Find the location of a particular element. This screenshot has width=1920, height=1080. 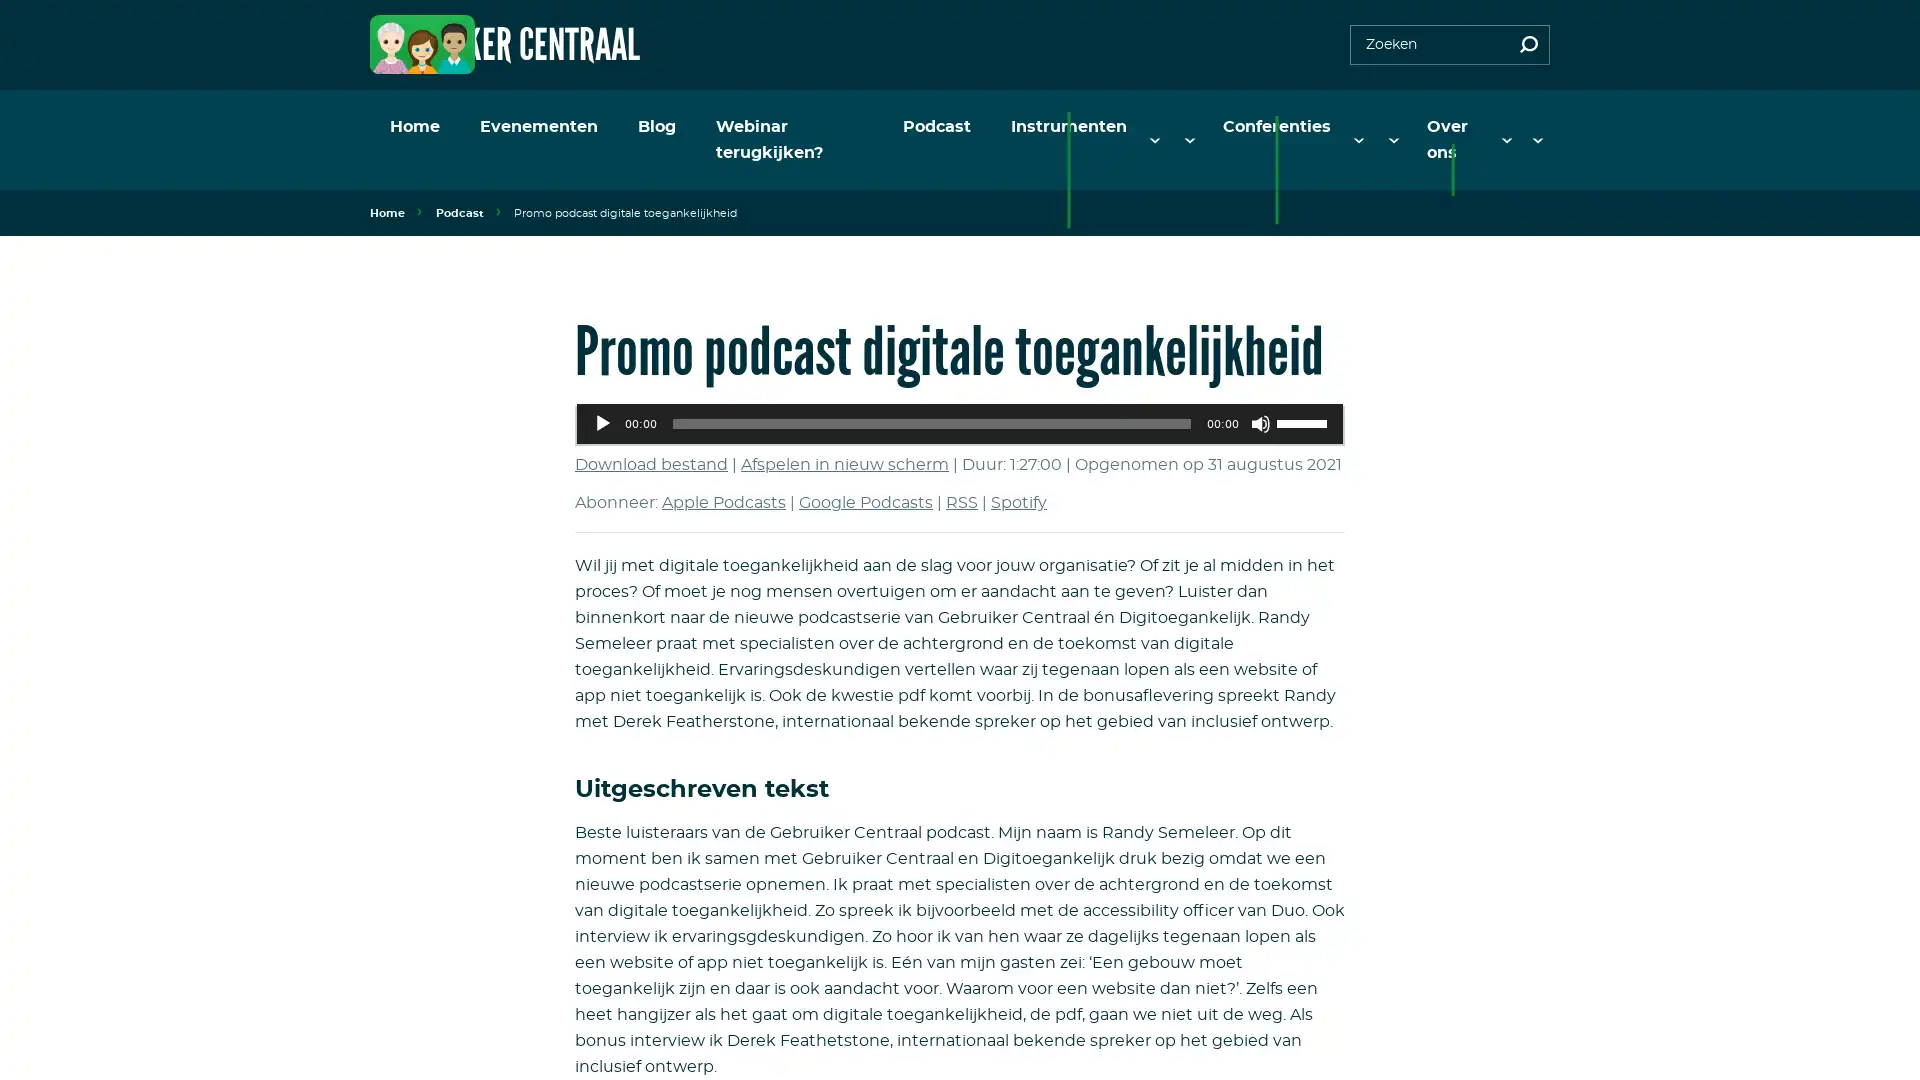

Toon submenu voor Over ons is located at coordinates (1511, 127).